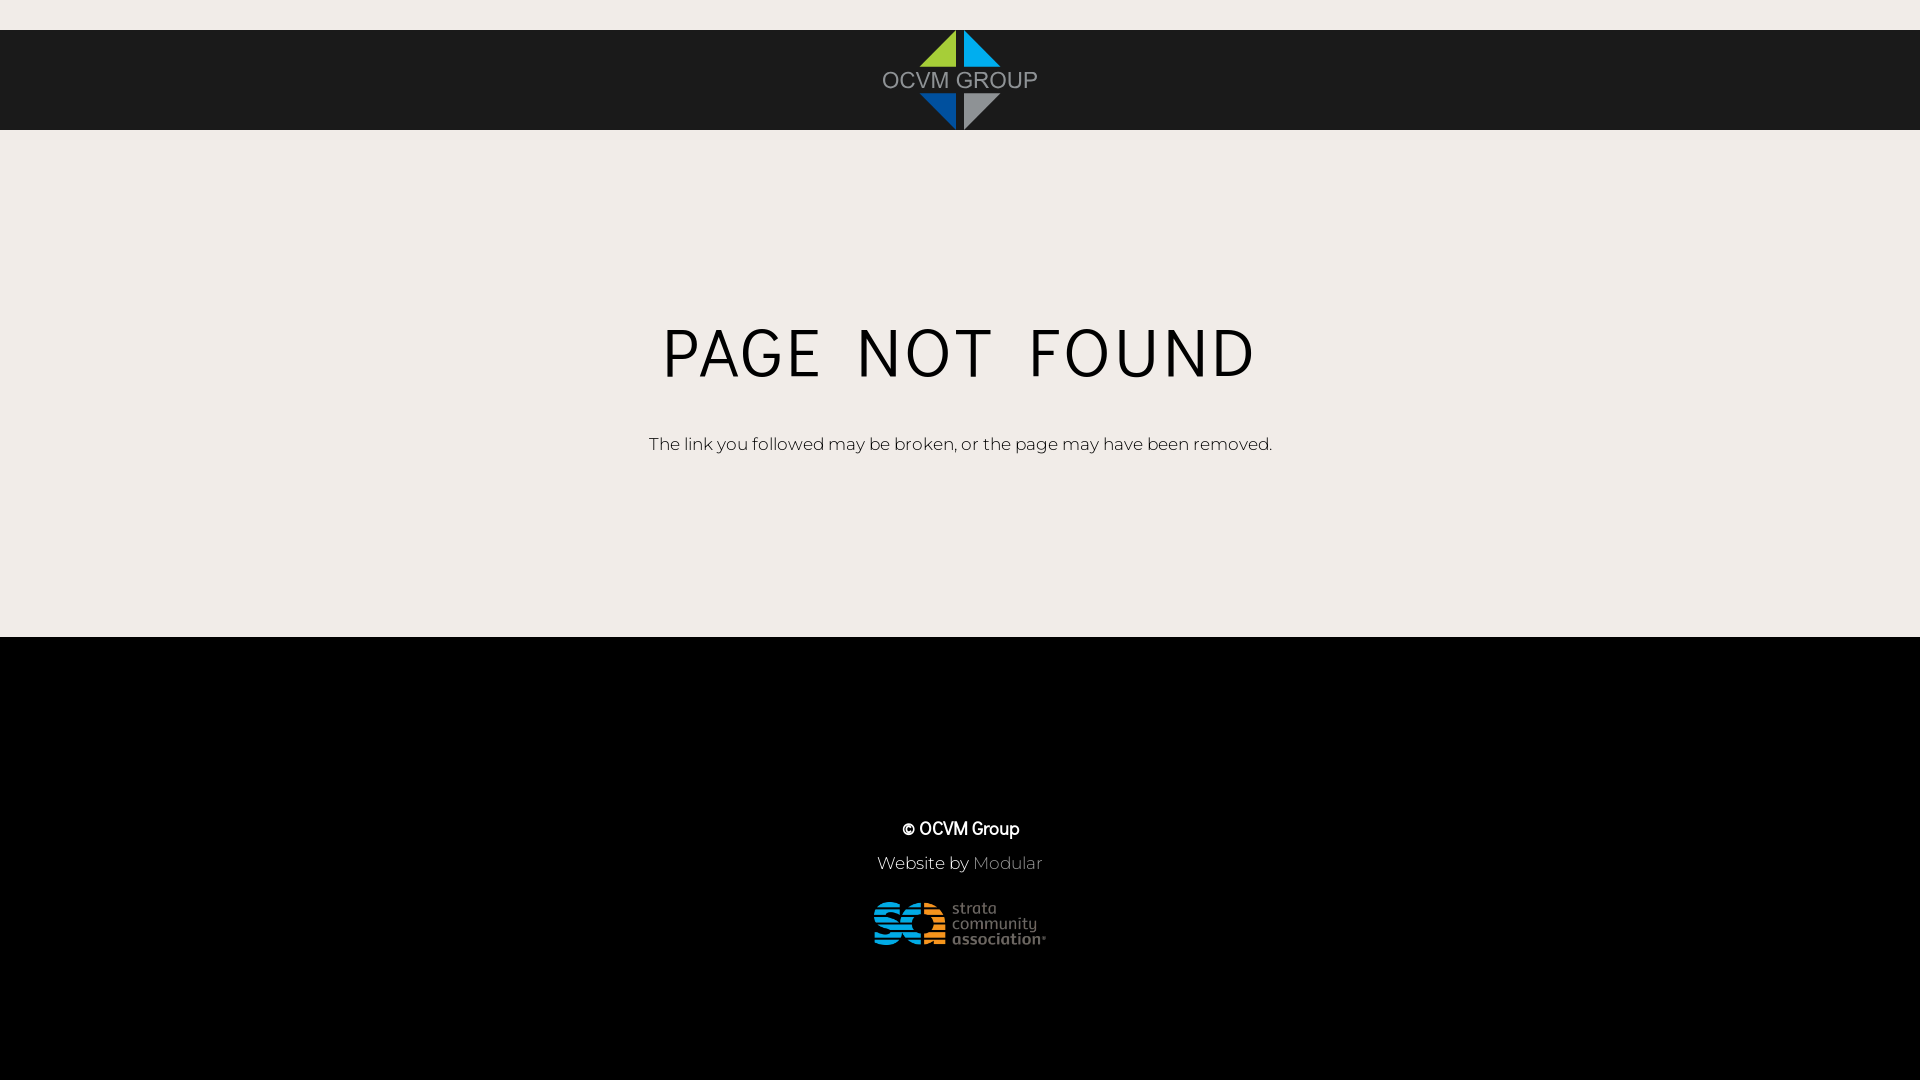  What do you see at coordinates (973, 862) in the screenshot?
I see `'Modular'` at bounding box center [973, 862].